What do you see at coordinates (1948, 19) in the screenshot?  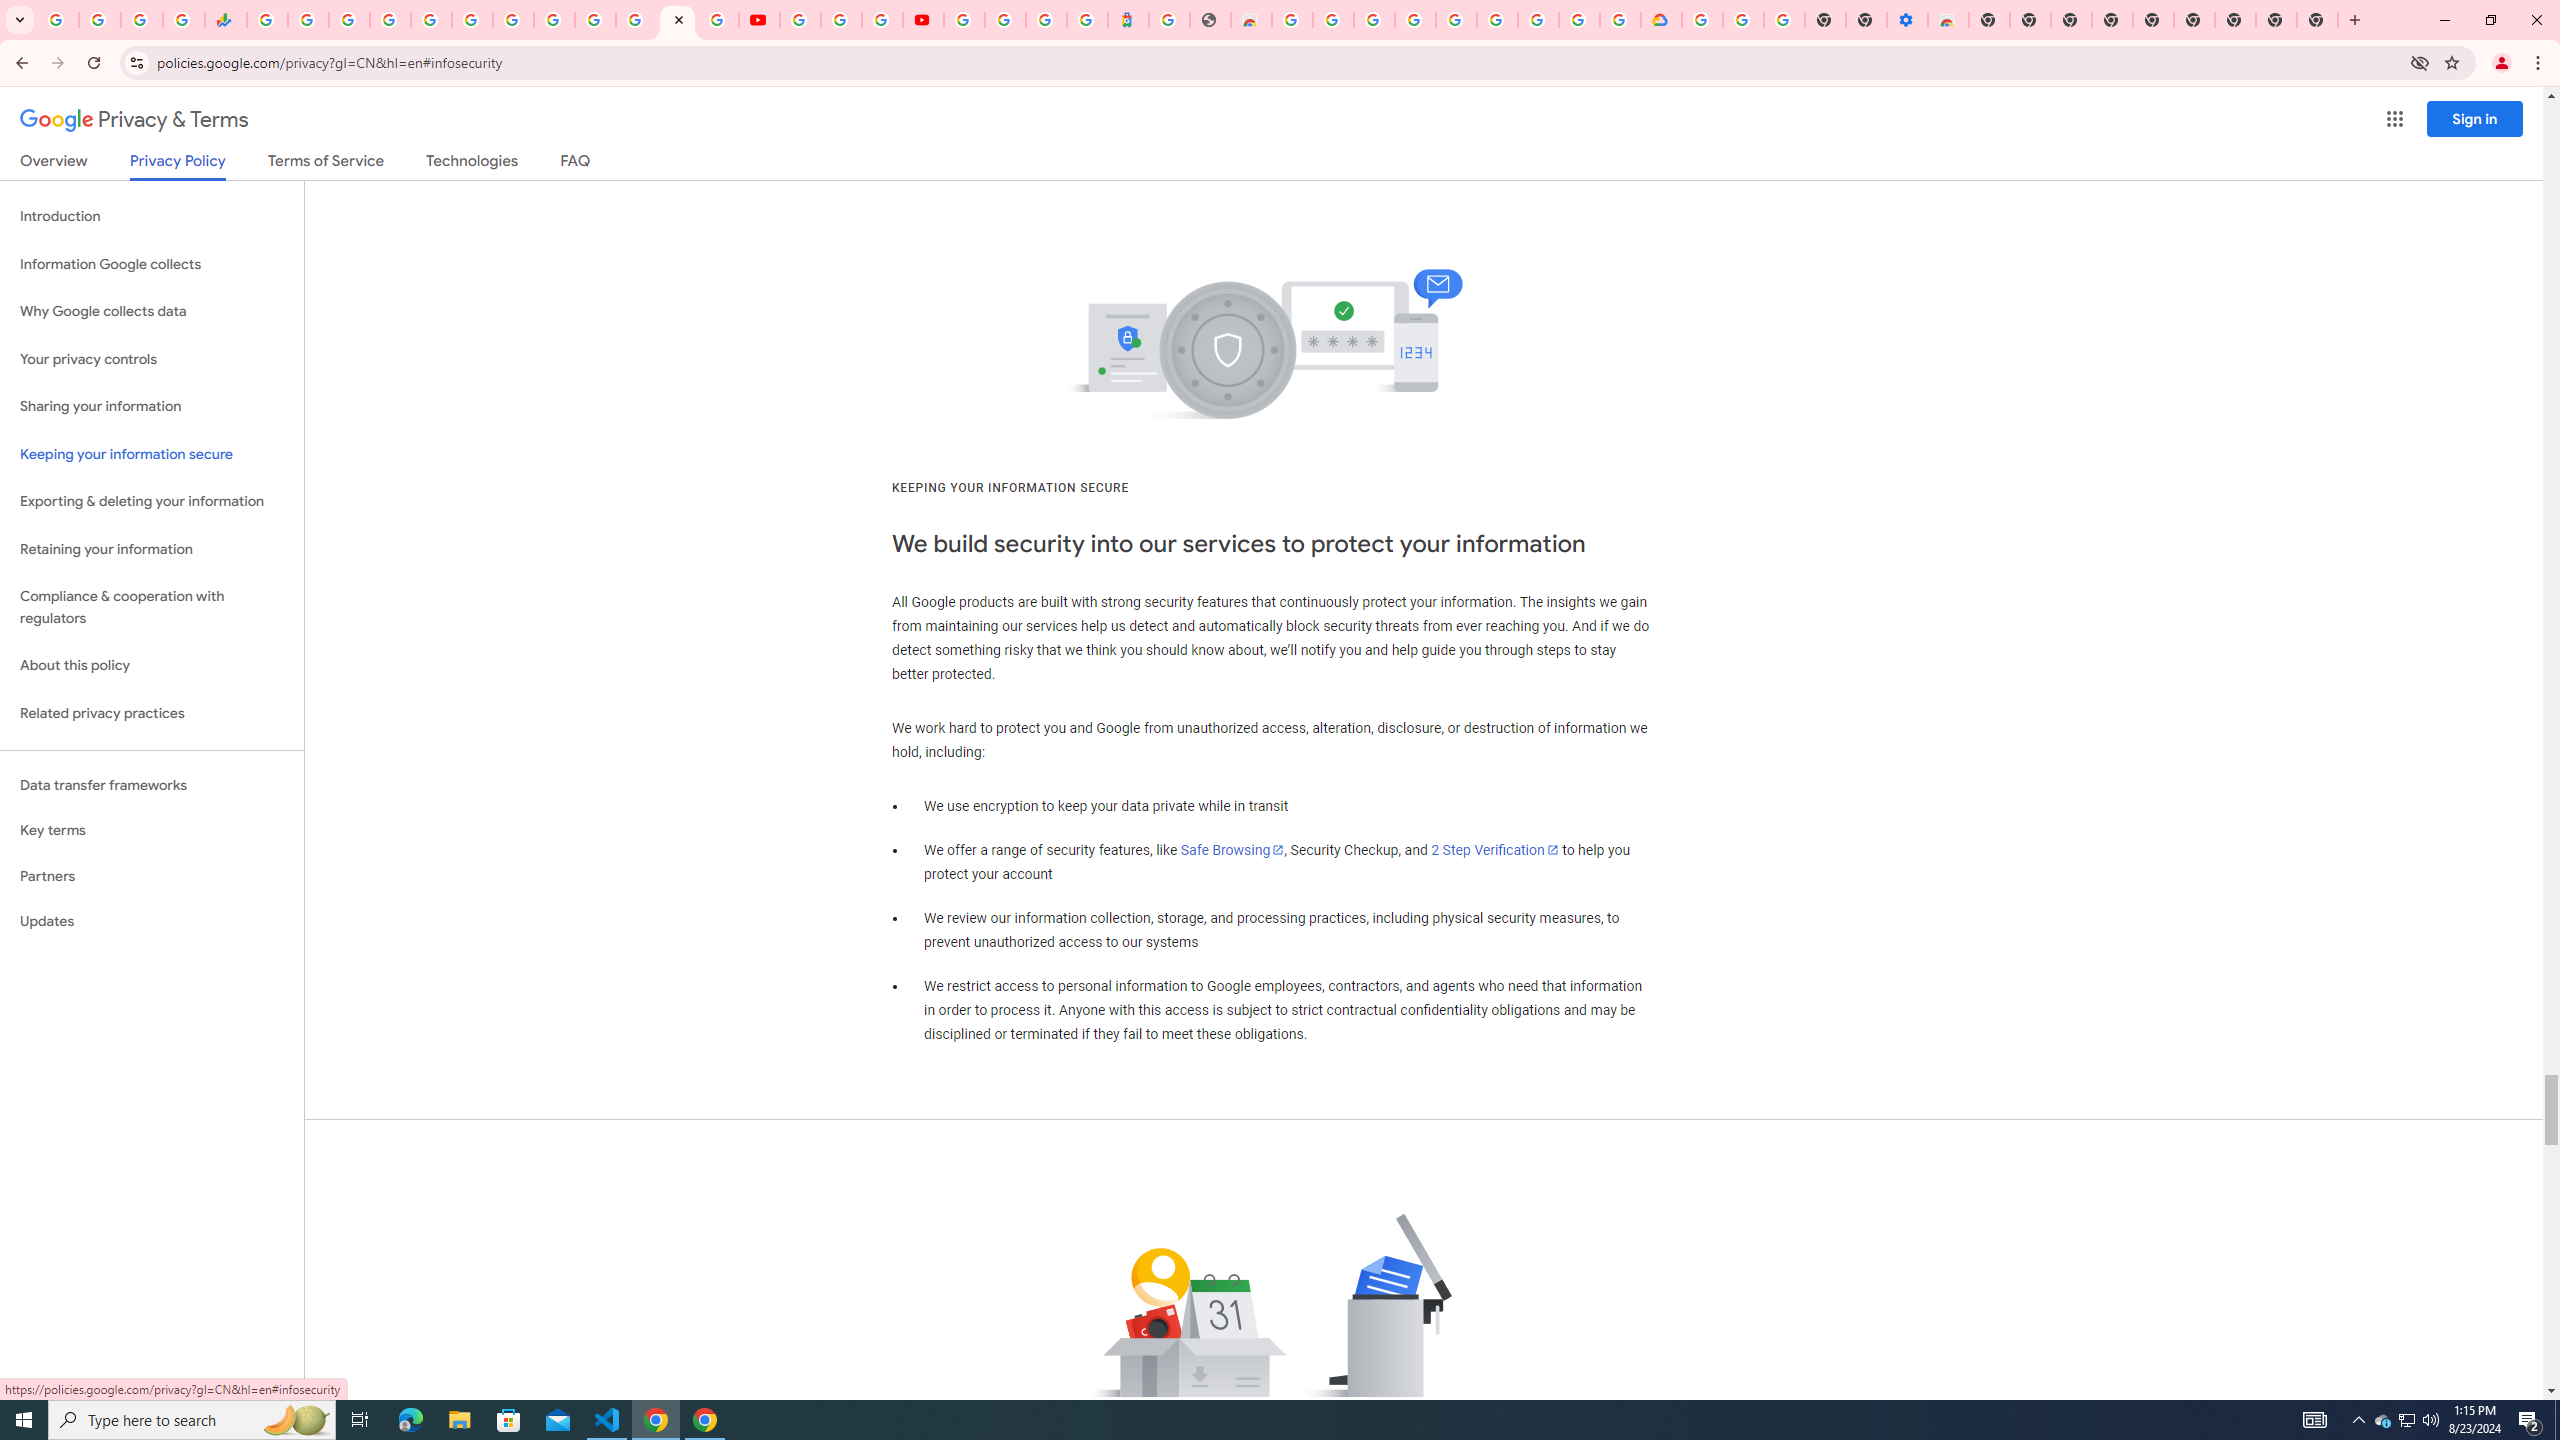 I see `'Chrome Web Store - Accessibility extensions'` at bounding box center [1948, 19].